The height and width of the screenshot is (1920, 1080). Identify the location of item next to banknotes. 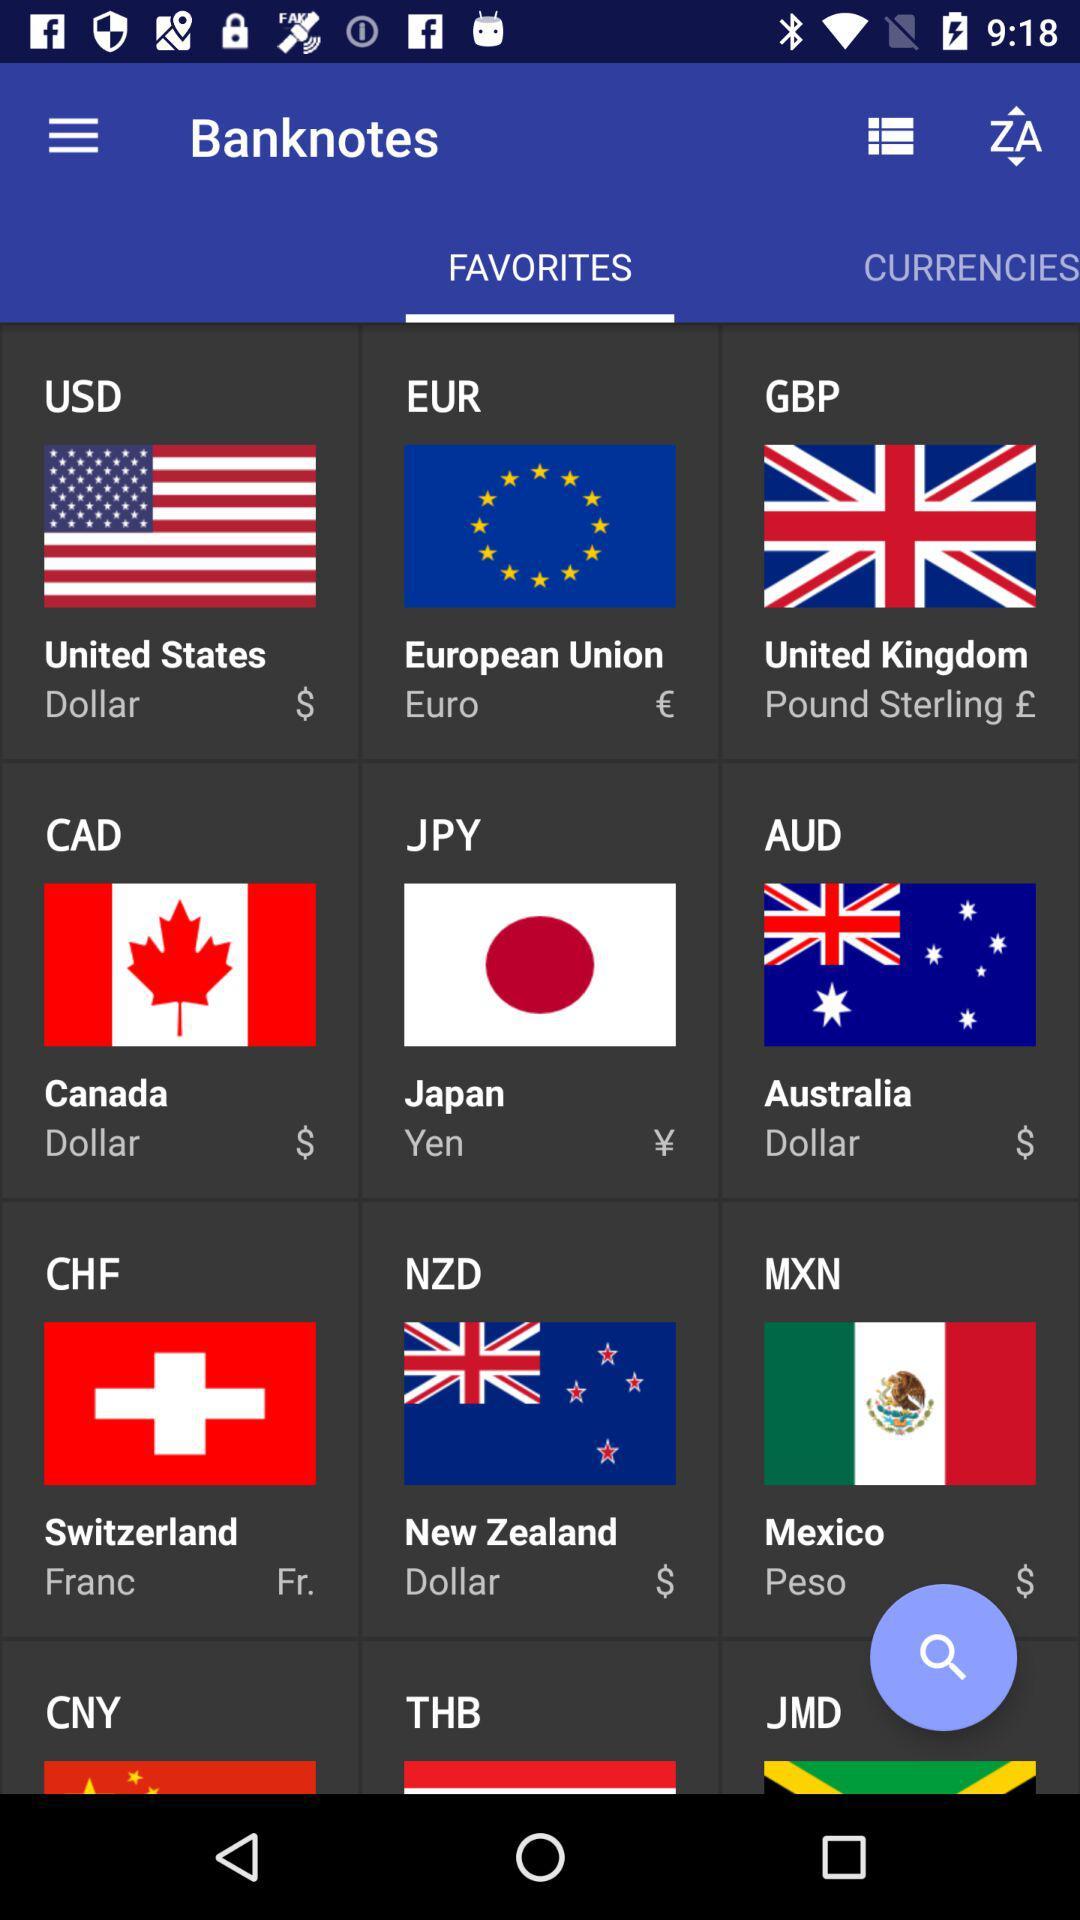
(890, 135).